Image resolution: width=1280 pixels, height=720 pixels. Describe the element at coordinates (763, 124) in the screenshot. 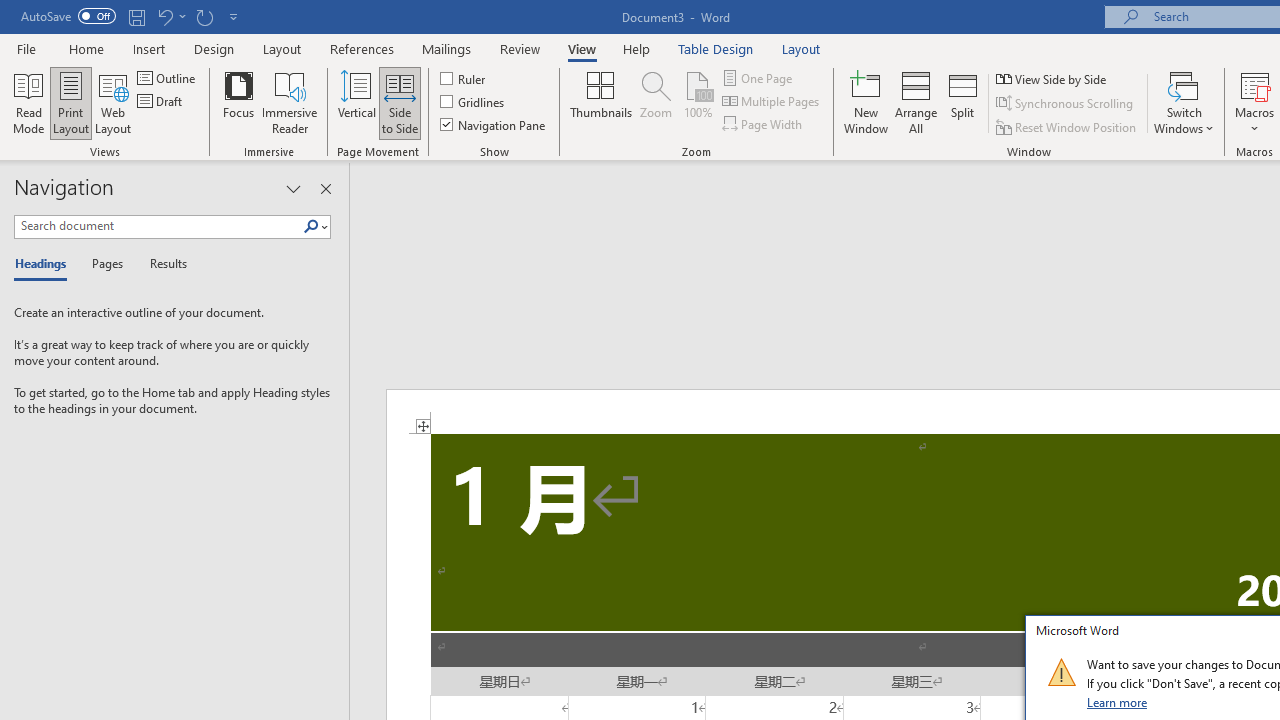

I see `'Page Width'` at that location.